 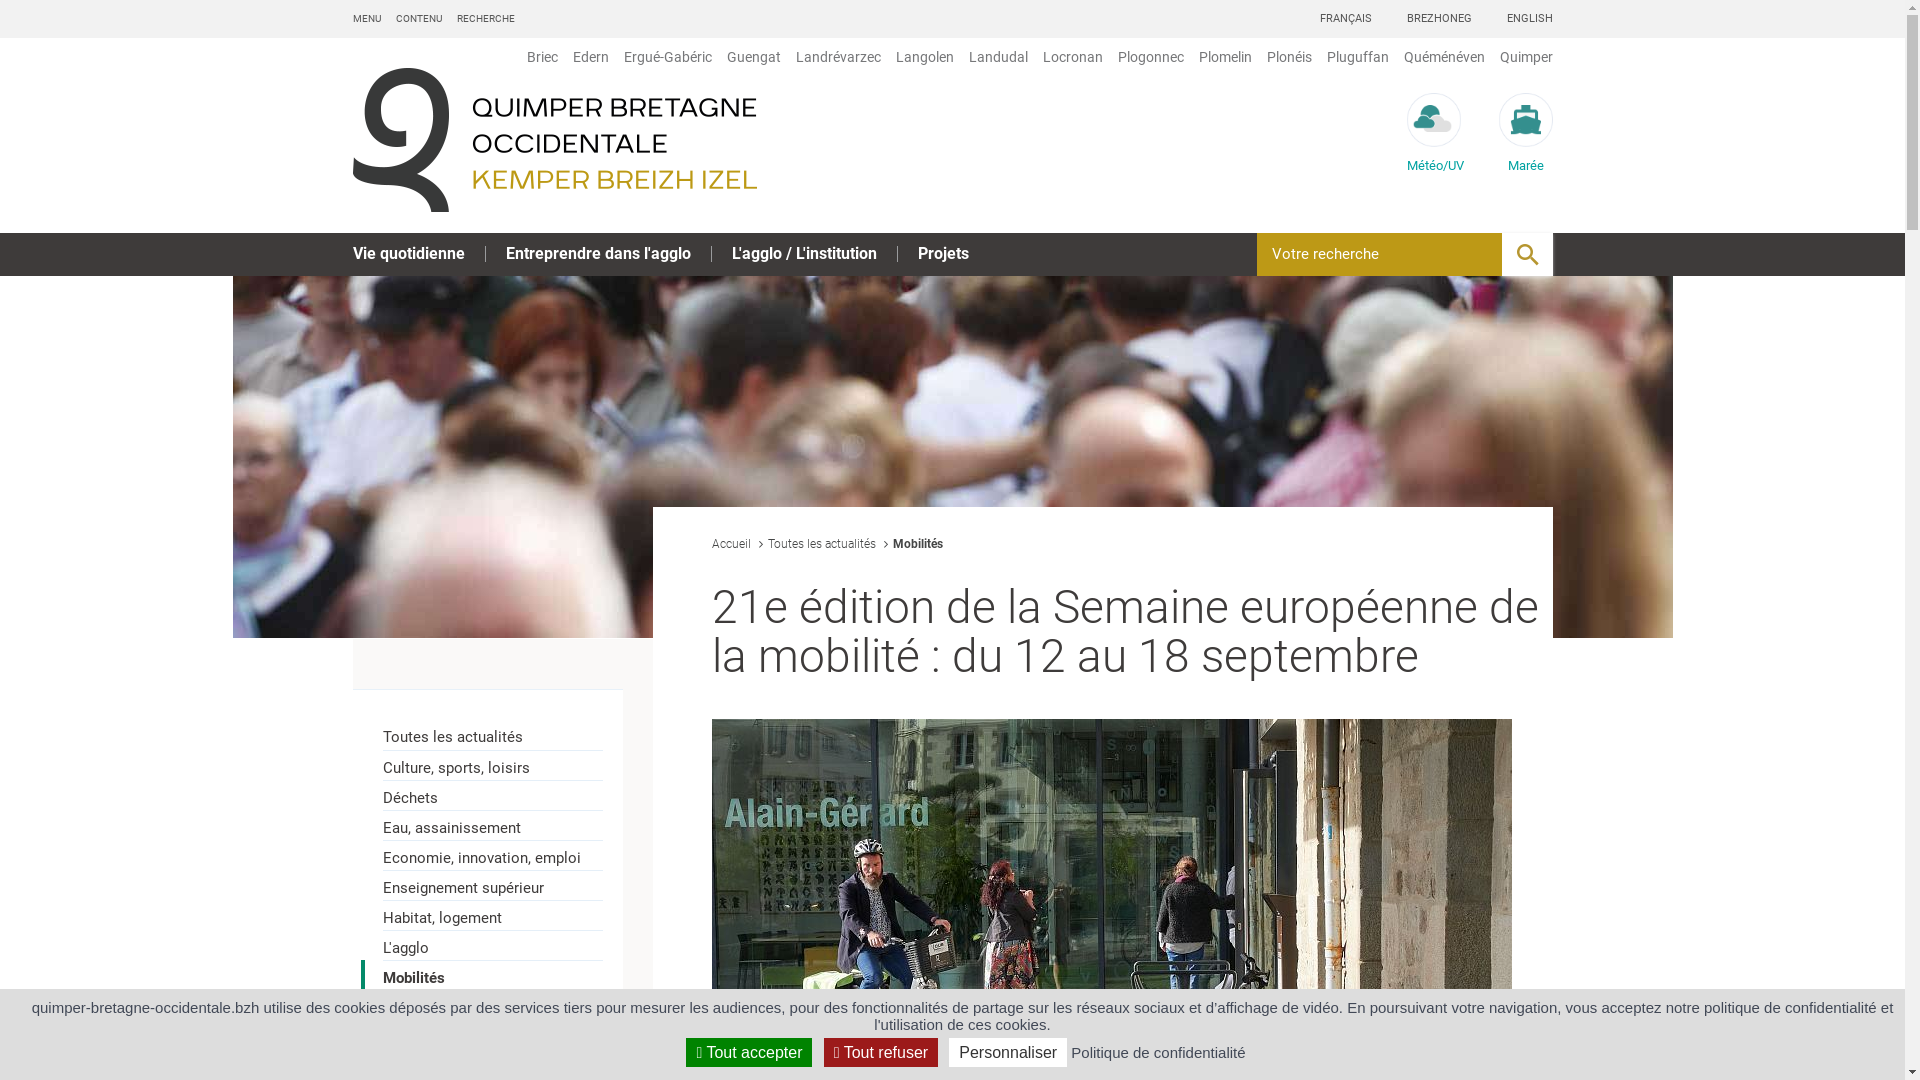 What do you see at coordinates (500, 825) in the screenshot?
I see `'Eau, assainissement'` at bounding box center [500, 825].